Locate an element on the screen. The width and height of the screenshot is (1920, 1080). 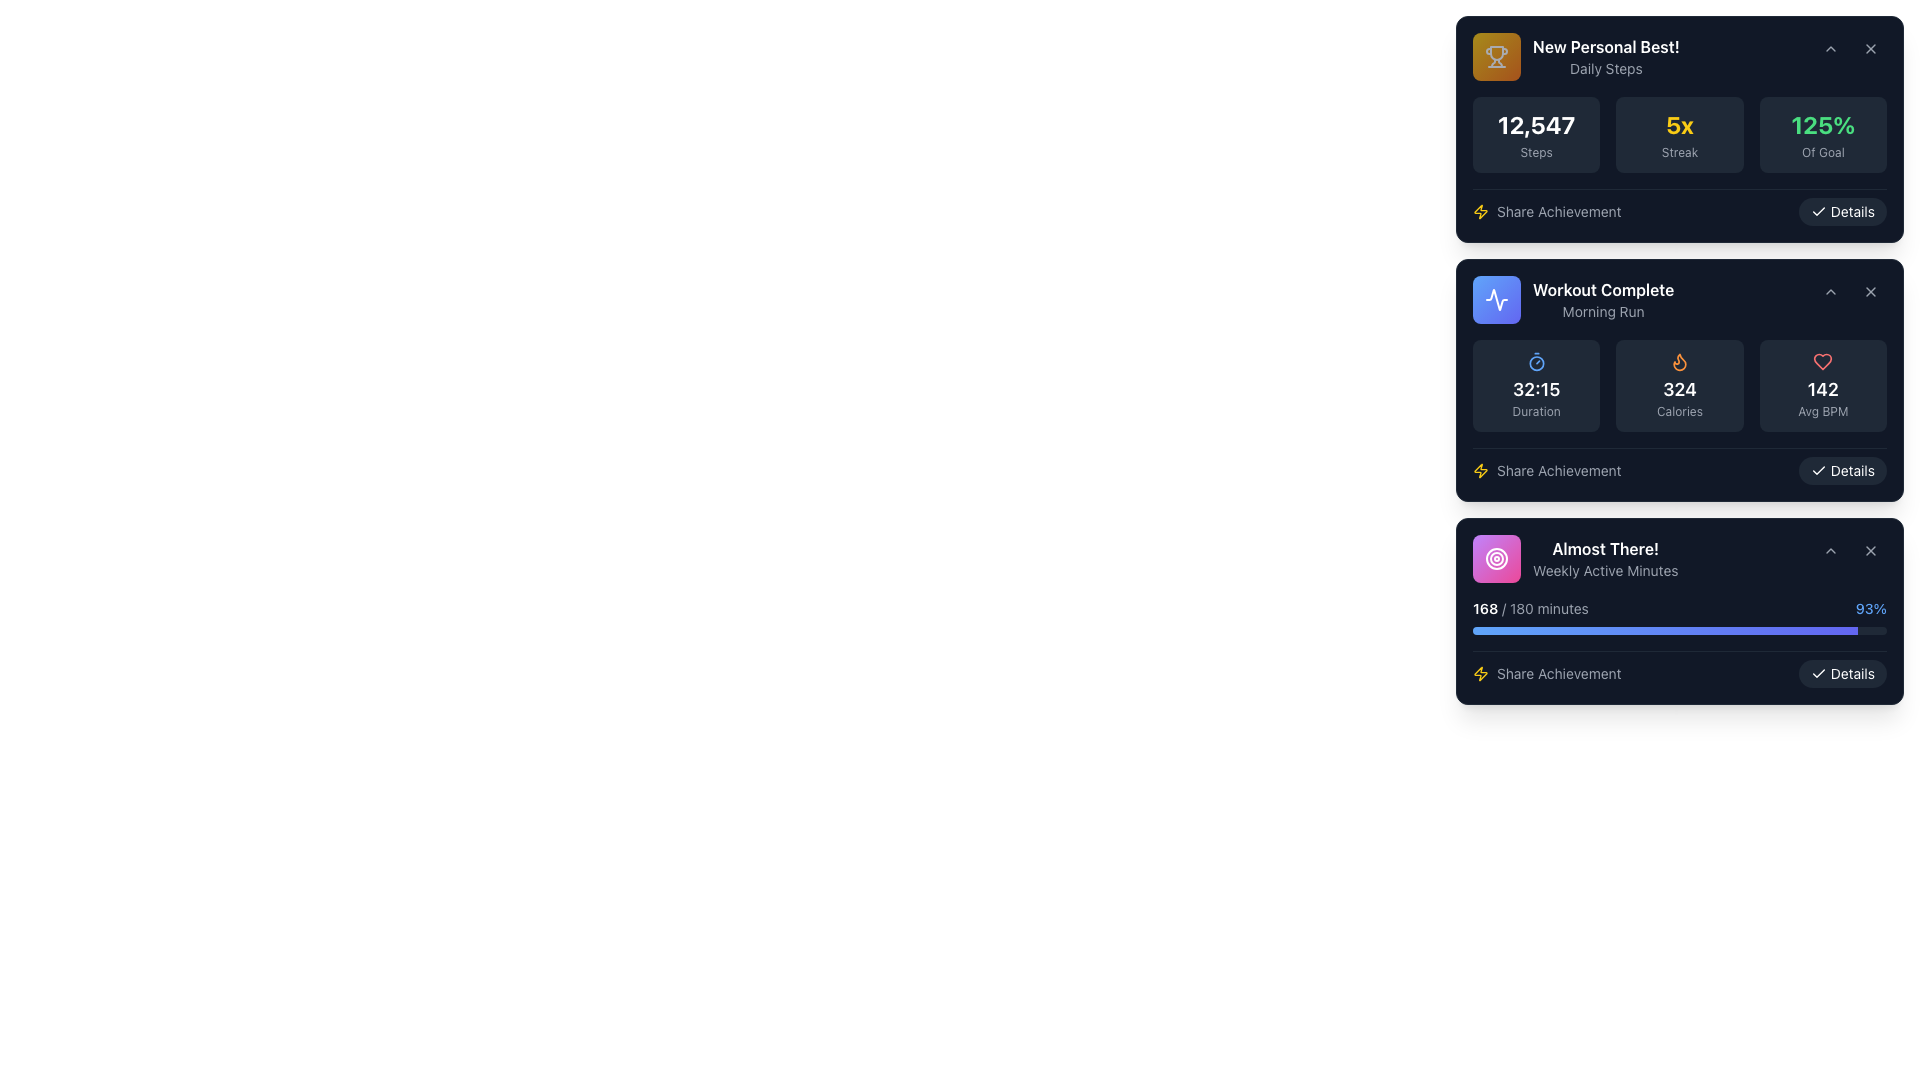
the text label providing context for the workout session under the 'Workout Complete' title is located at coordinates (1603, 312).